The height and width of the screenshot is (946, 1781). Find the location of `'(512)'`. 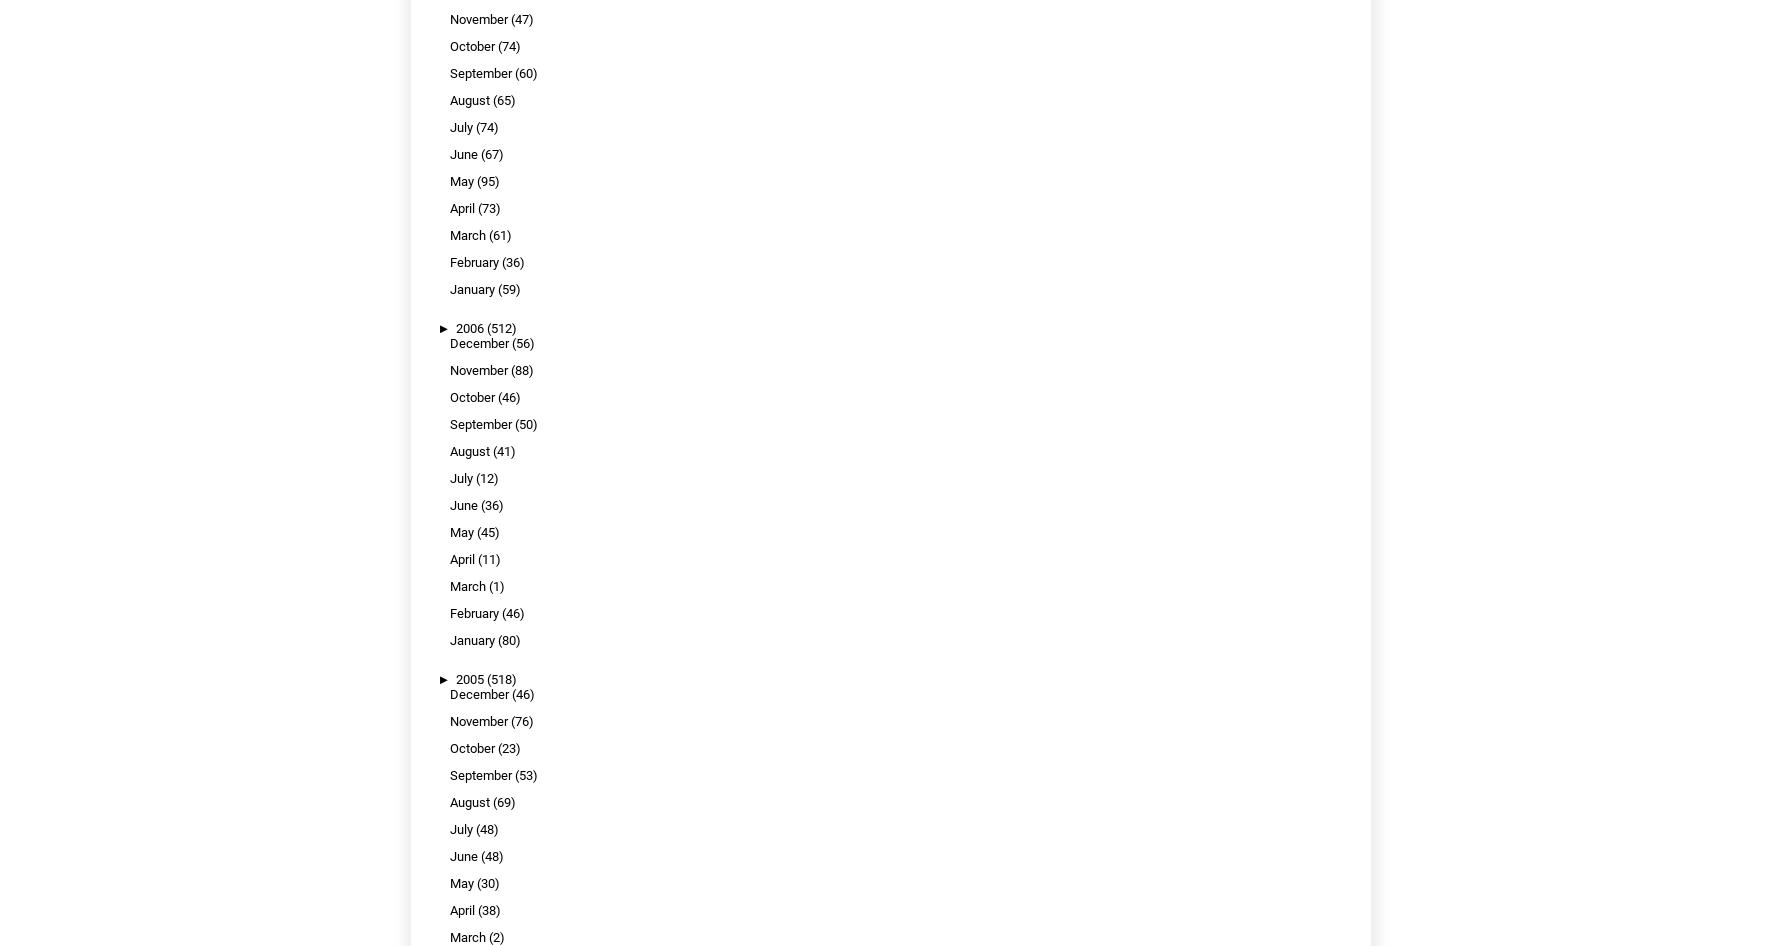

'(512)' is located at coordinates (502, 328).